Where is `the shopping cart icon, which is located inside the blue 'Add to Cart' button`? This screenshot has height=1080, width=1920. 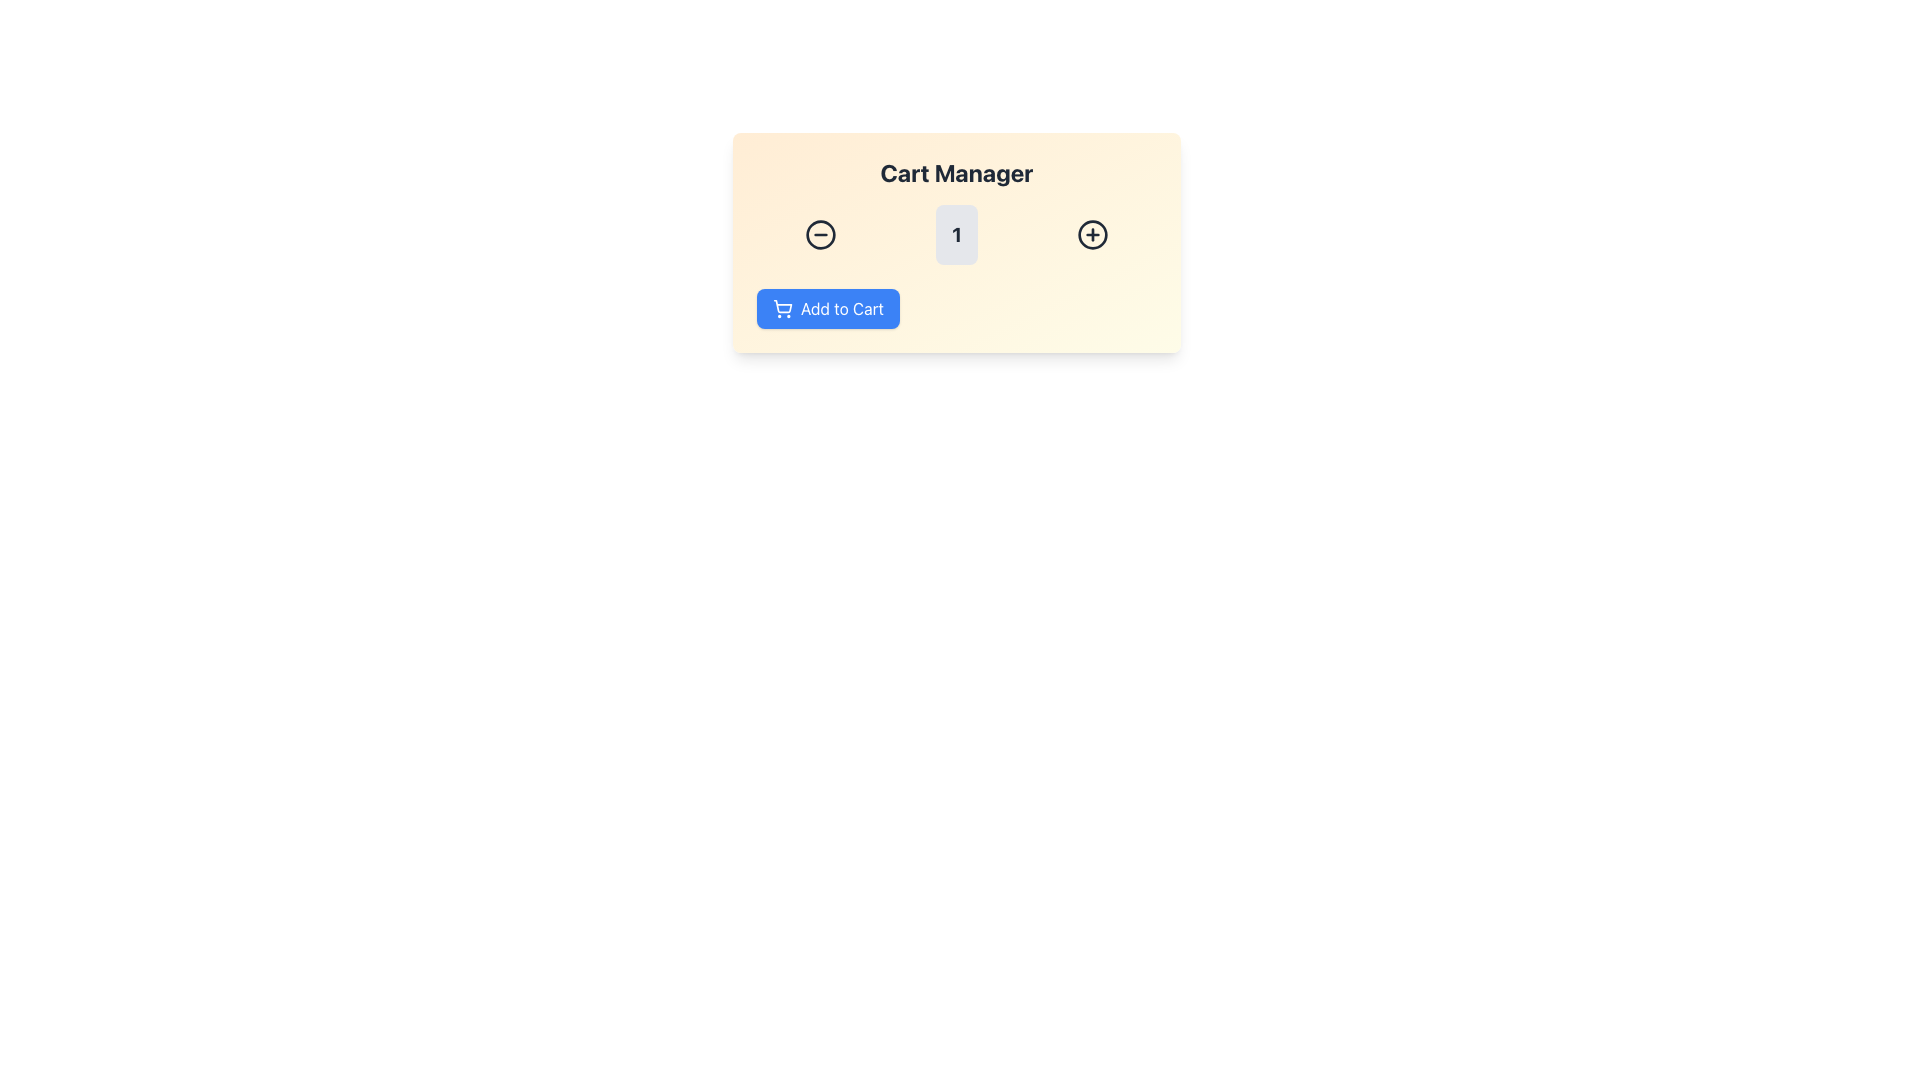
the shopping cart icon, which is located inside the blue 'Add to Cart' button is located at coordinates (781, 308).